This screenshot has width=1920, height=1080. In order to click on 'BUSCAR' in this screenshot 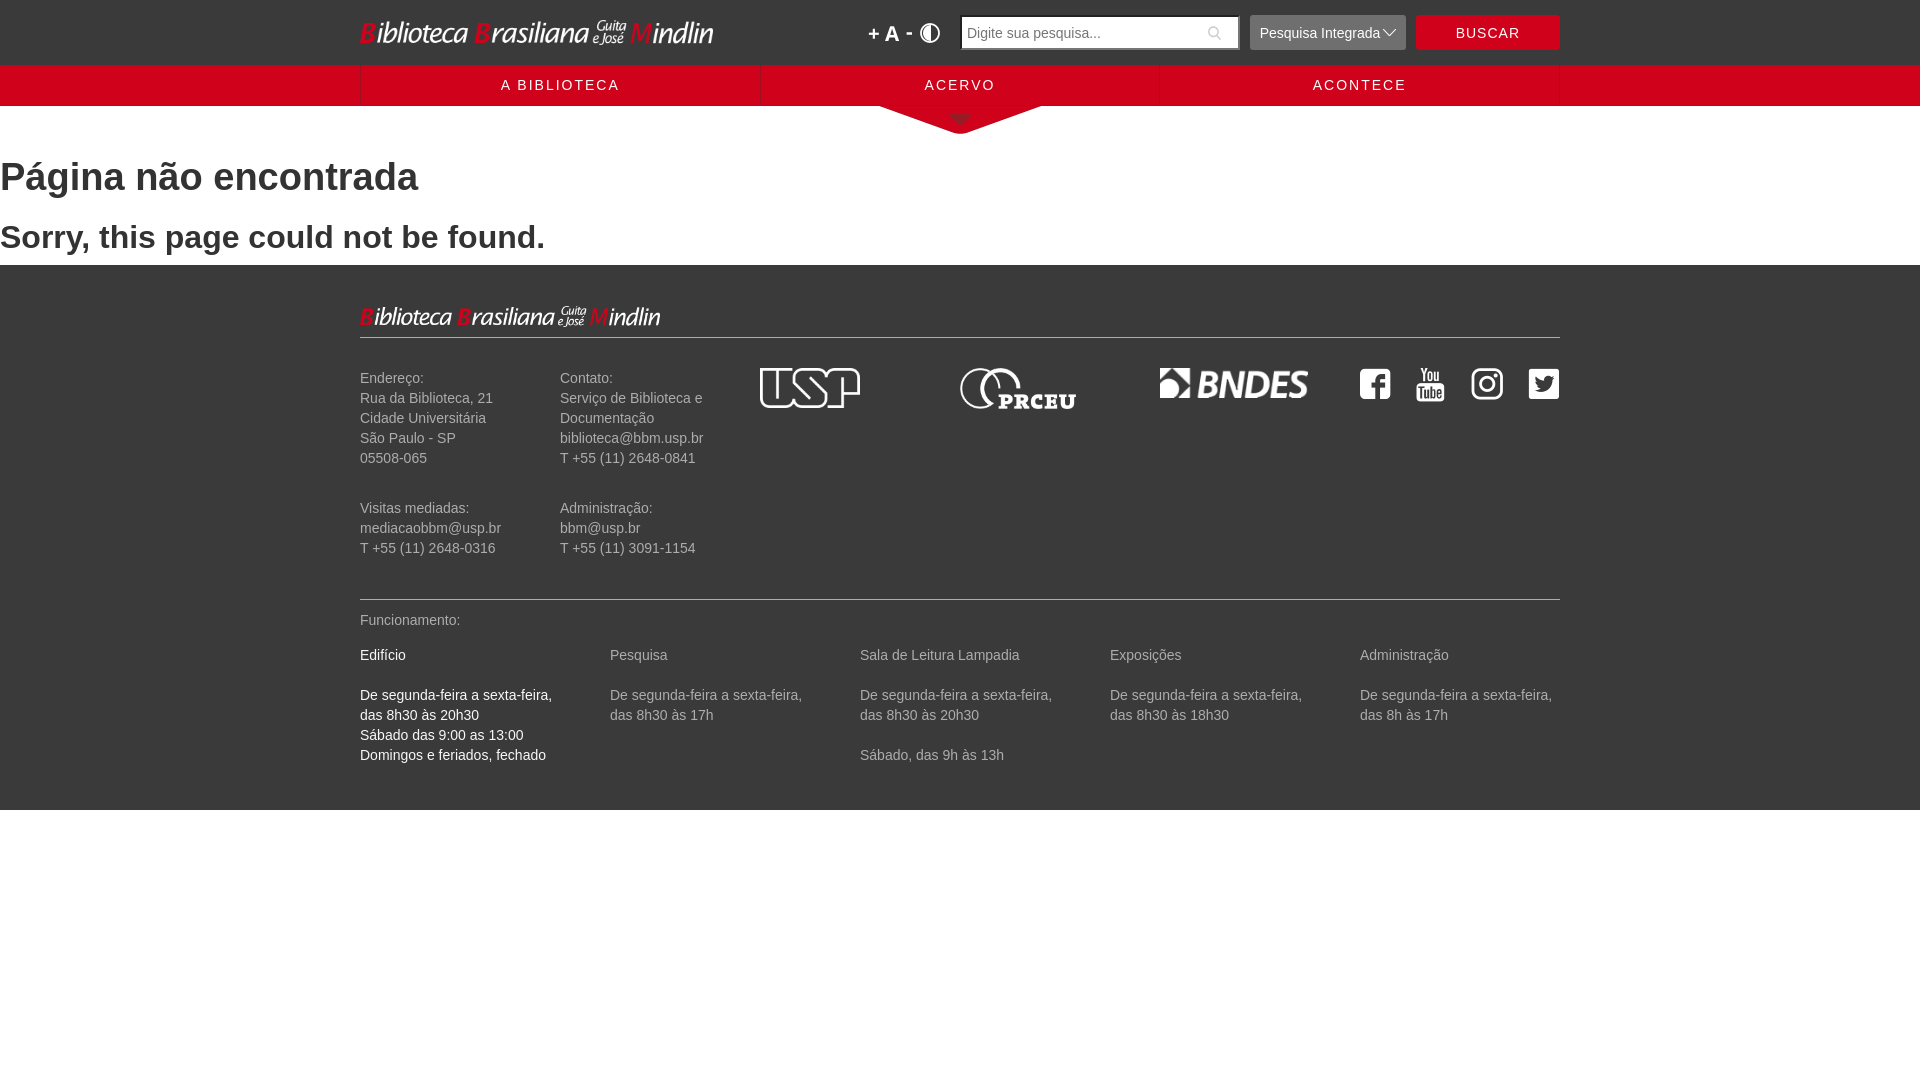, I will do `click(1415, 32)`.